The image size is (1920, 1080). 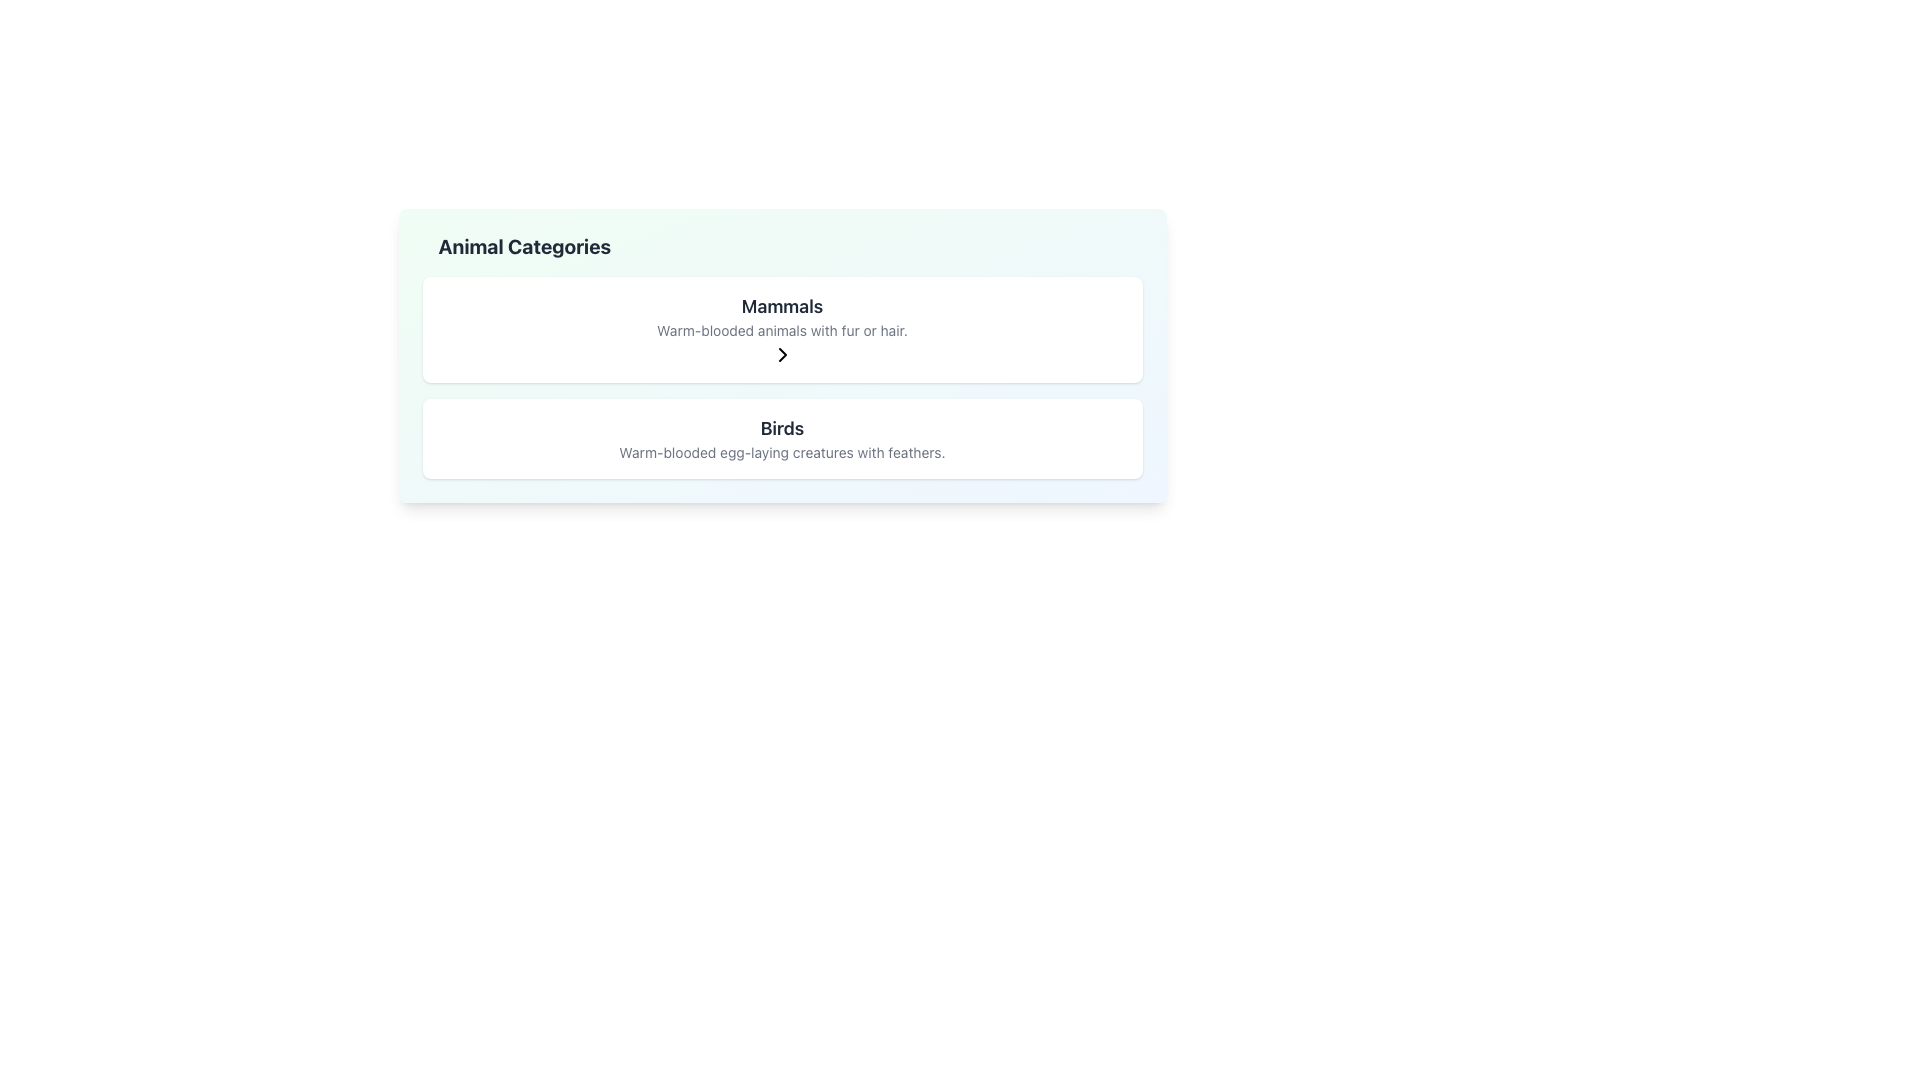 What do you see at coordinates (781, 353) in the screenshot?
I see `the Chevron icon located in the top-right corner of the 'Mammals' card in the 'Animal Categories' section` at bounding box center [781, 353].